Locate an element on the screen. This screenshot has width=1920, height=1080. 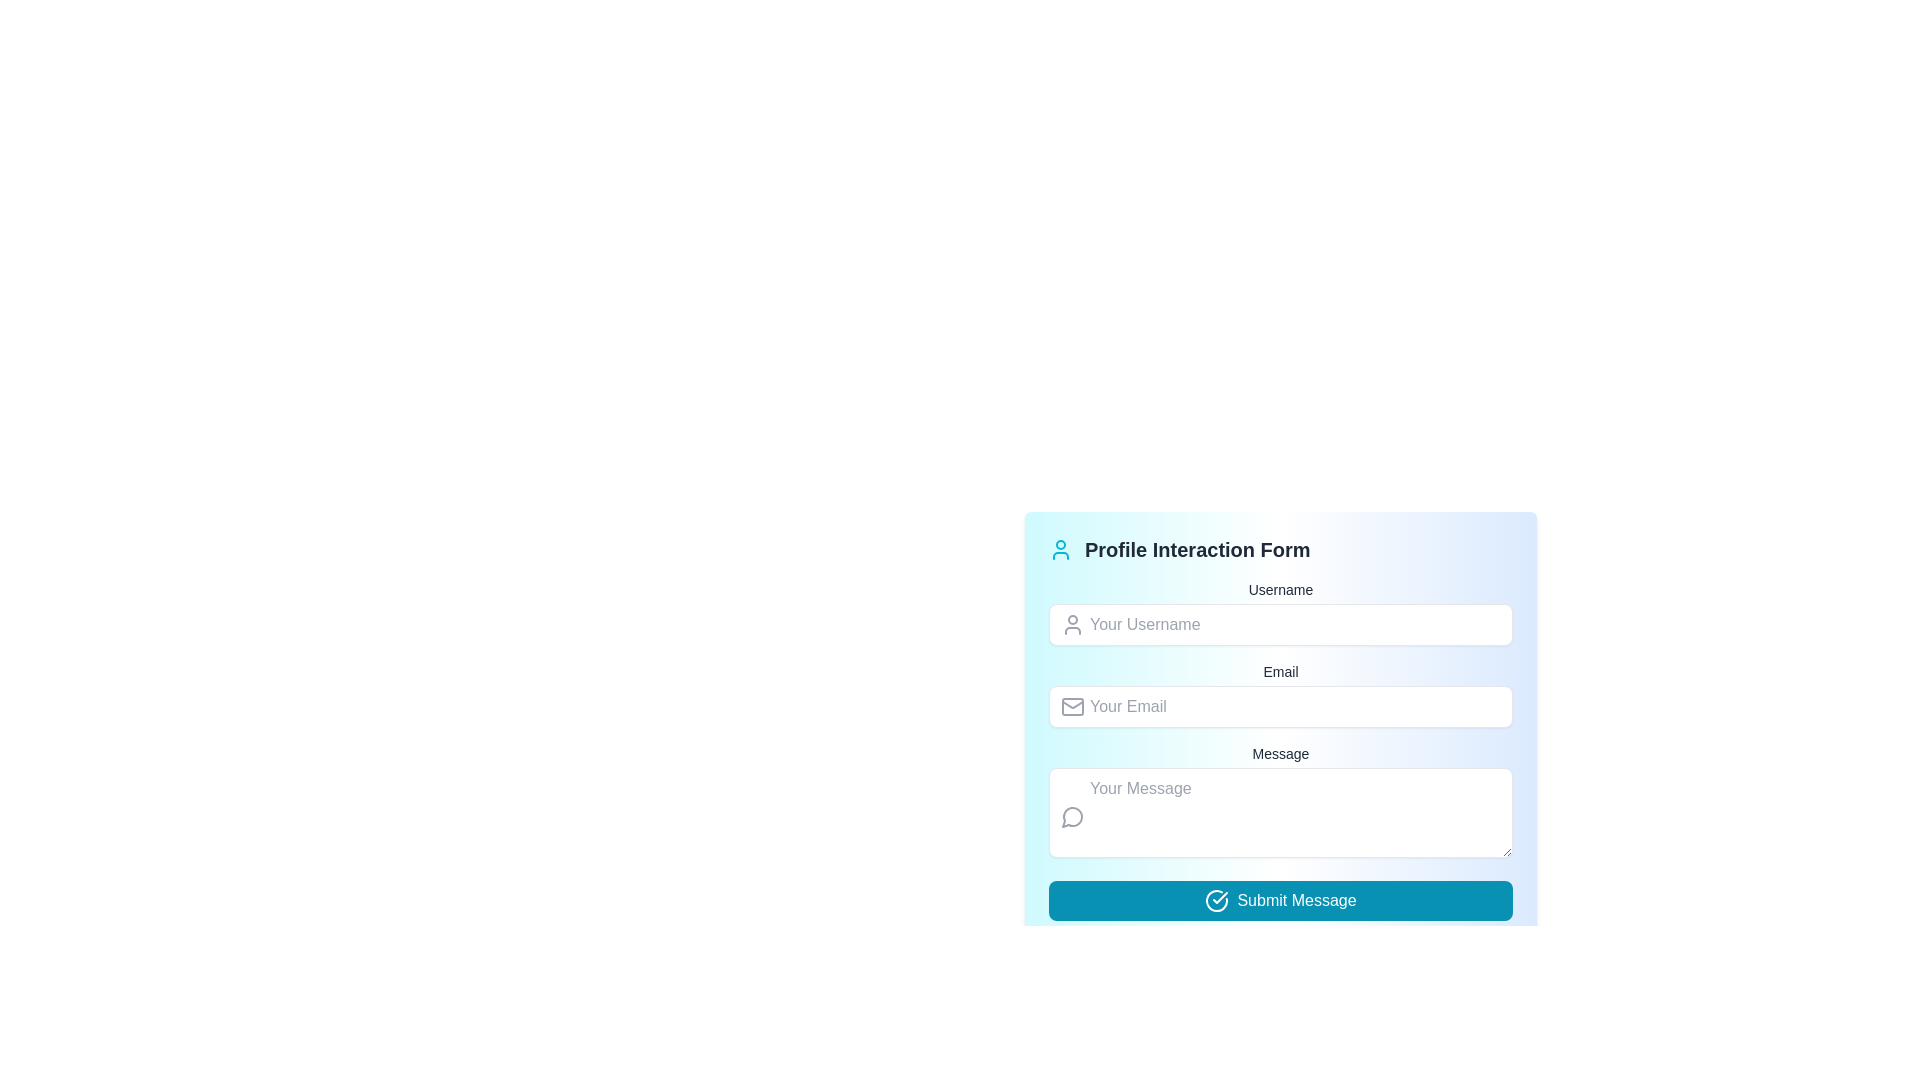
the header text element displaying 'Profile Interaction Form' for visual guidance is located at coordinates (1281, 550).